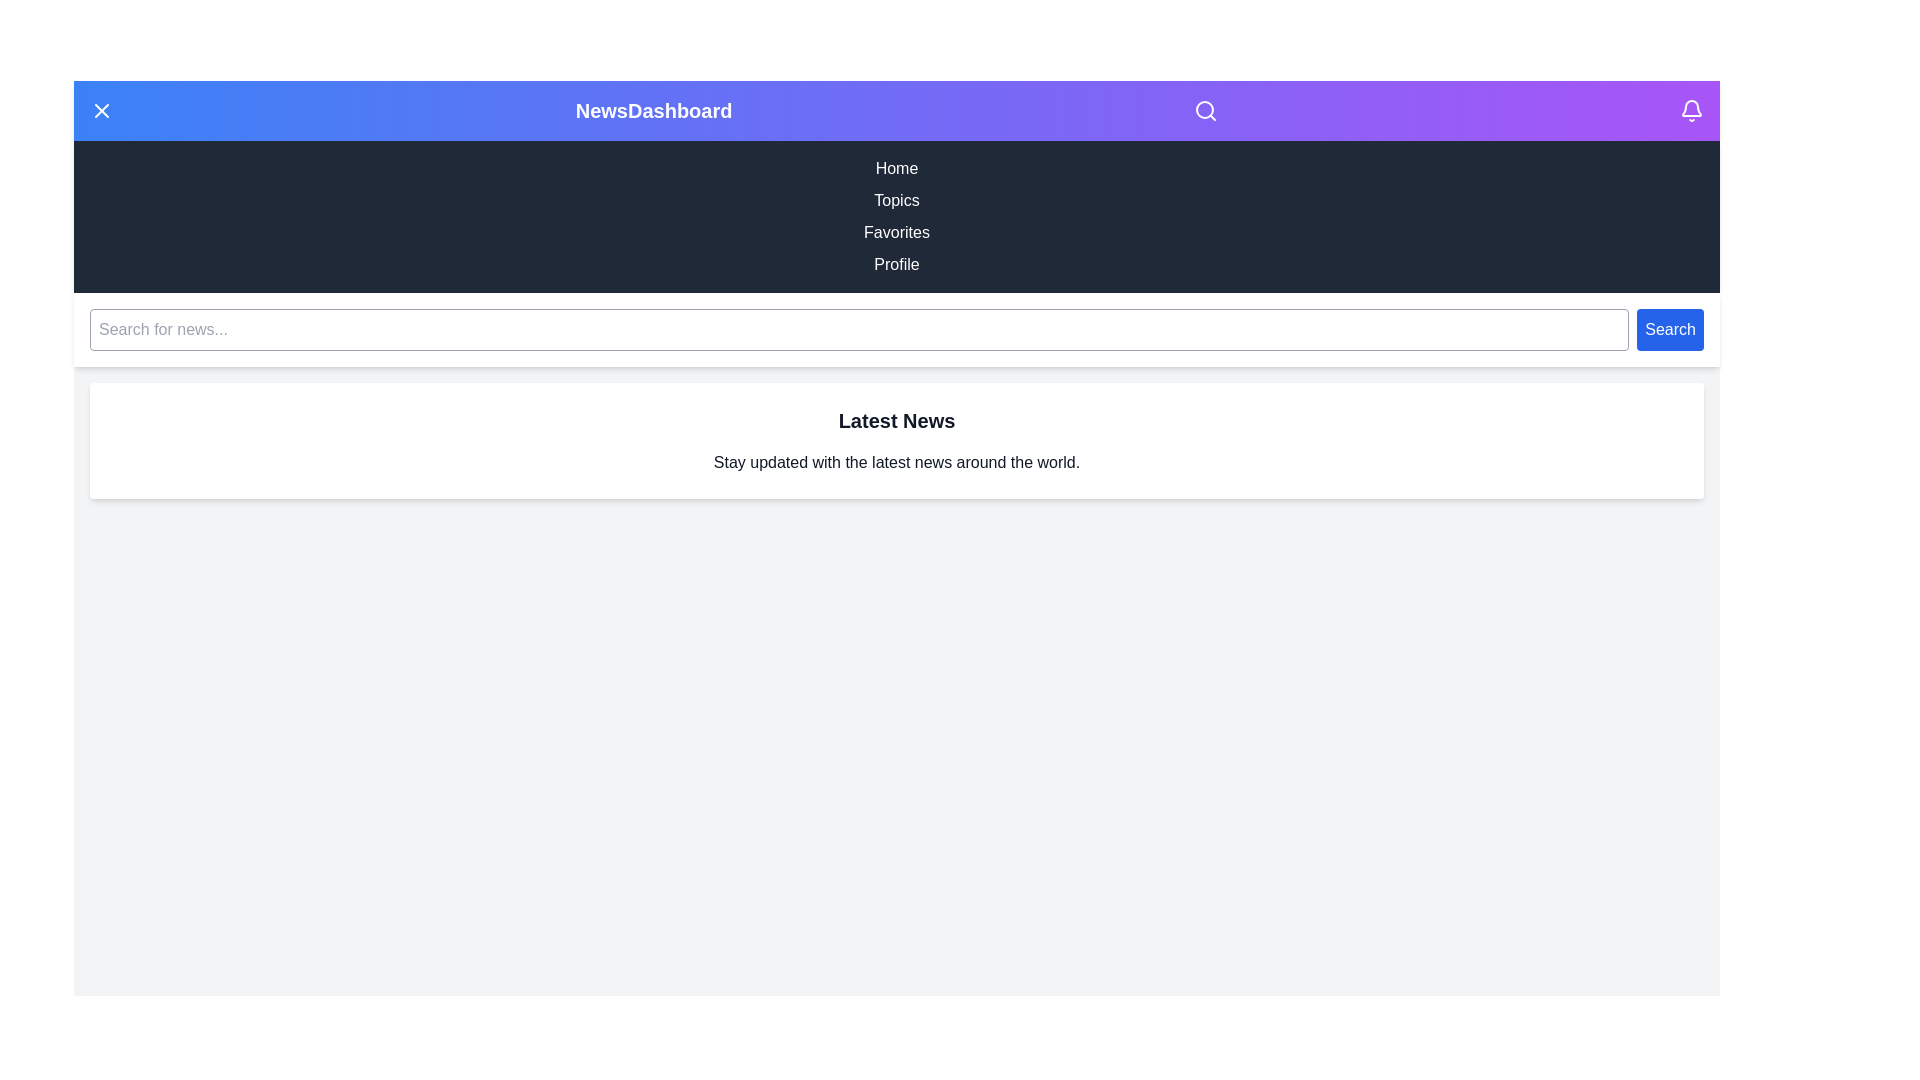  Describe the element at coordinates (1205, 111) in the screenshot. I see `the search button to toggle the visibility of the search bar` at that location.